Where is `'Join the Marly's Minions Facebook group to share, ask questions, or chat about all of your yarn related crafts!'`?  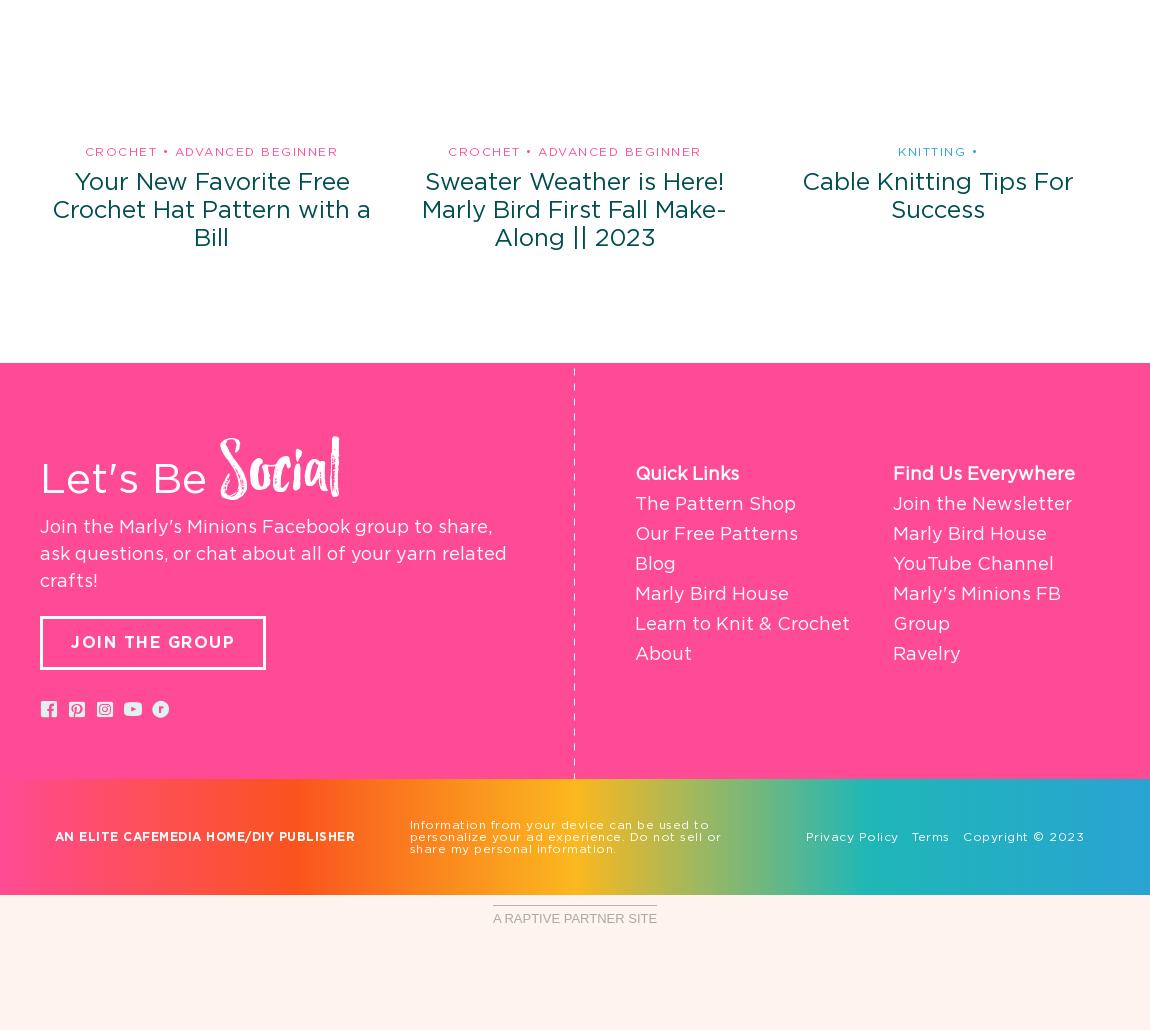 'Join the Marly's Minions Facebook group to share, ask questions, or chat about all of your yarn related crafts!' is located at coordinates (272, 554).